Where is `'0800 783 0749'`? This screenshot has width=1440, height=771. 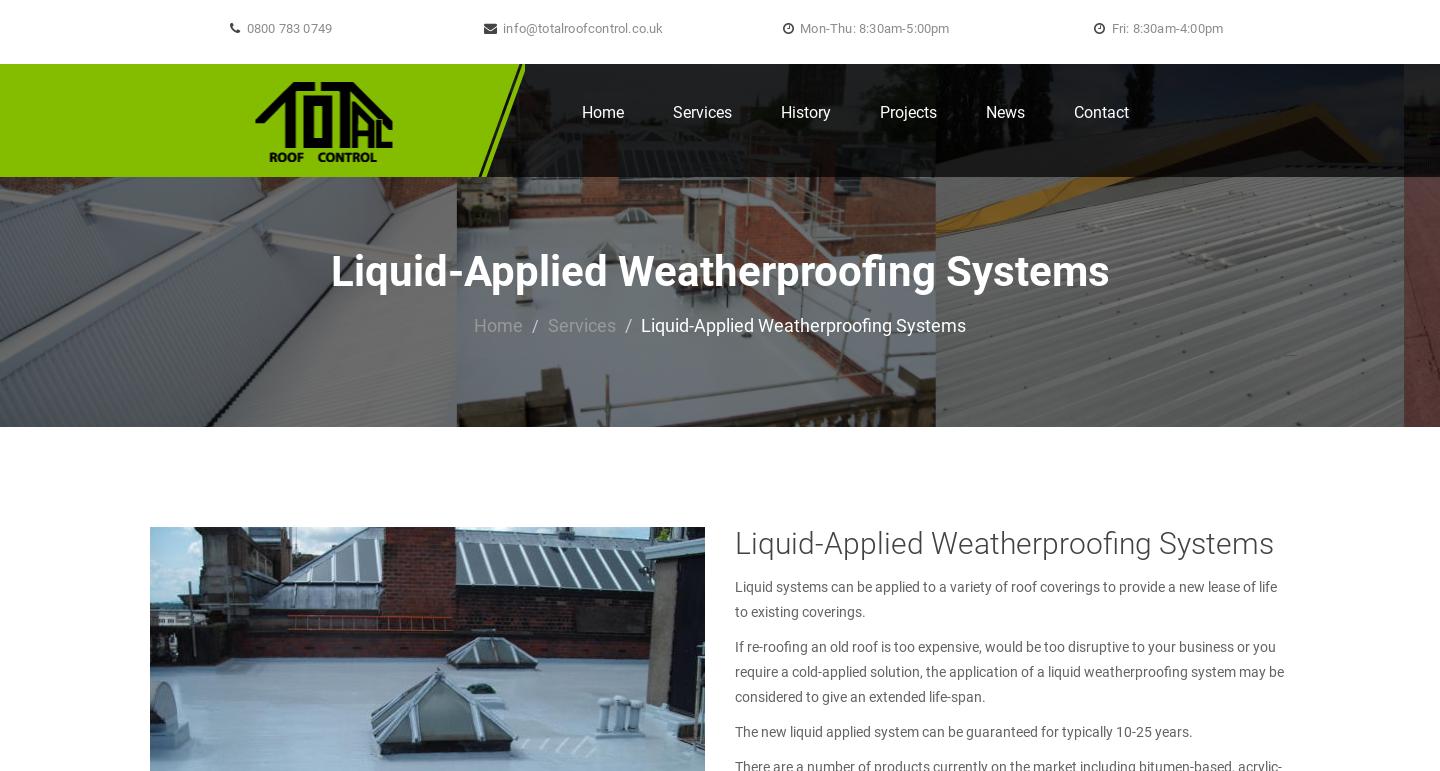
'0800 783 0749' is located at coordinates (244, 28).